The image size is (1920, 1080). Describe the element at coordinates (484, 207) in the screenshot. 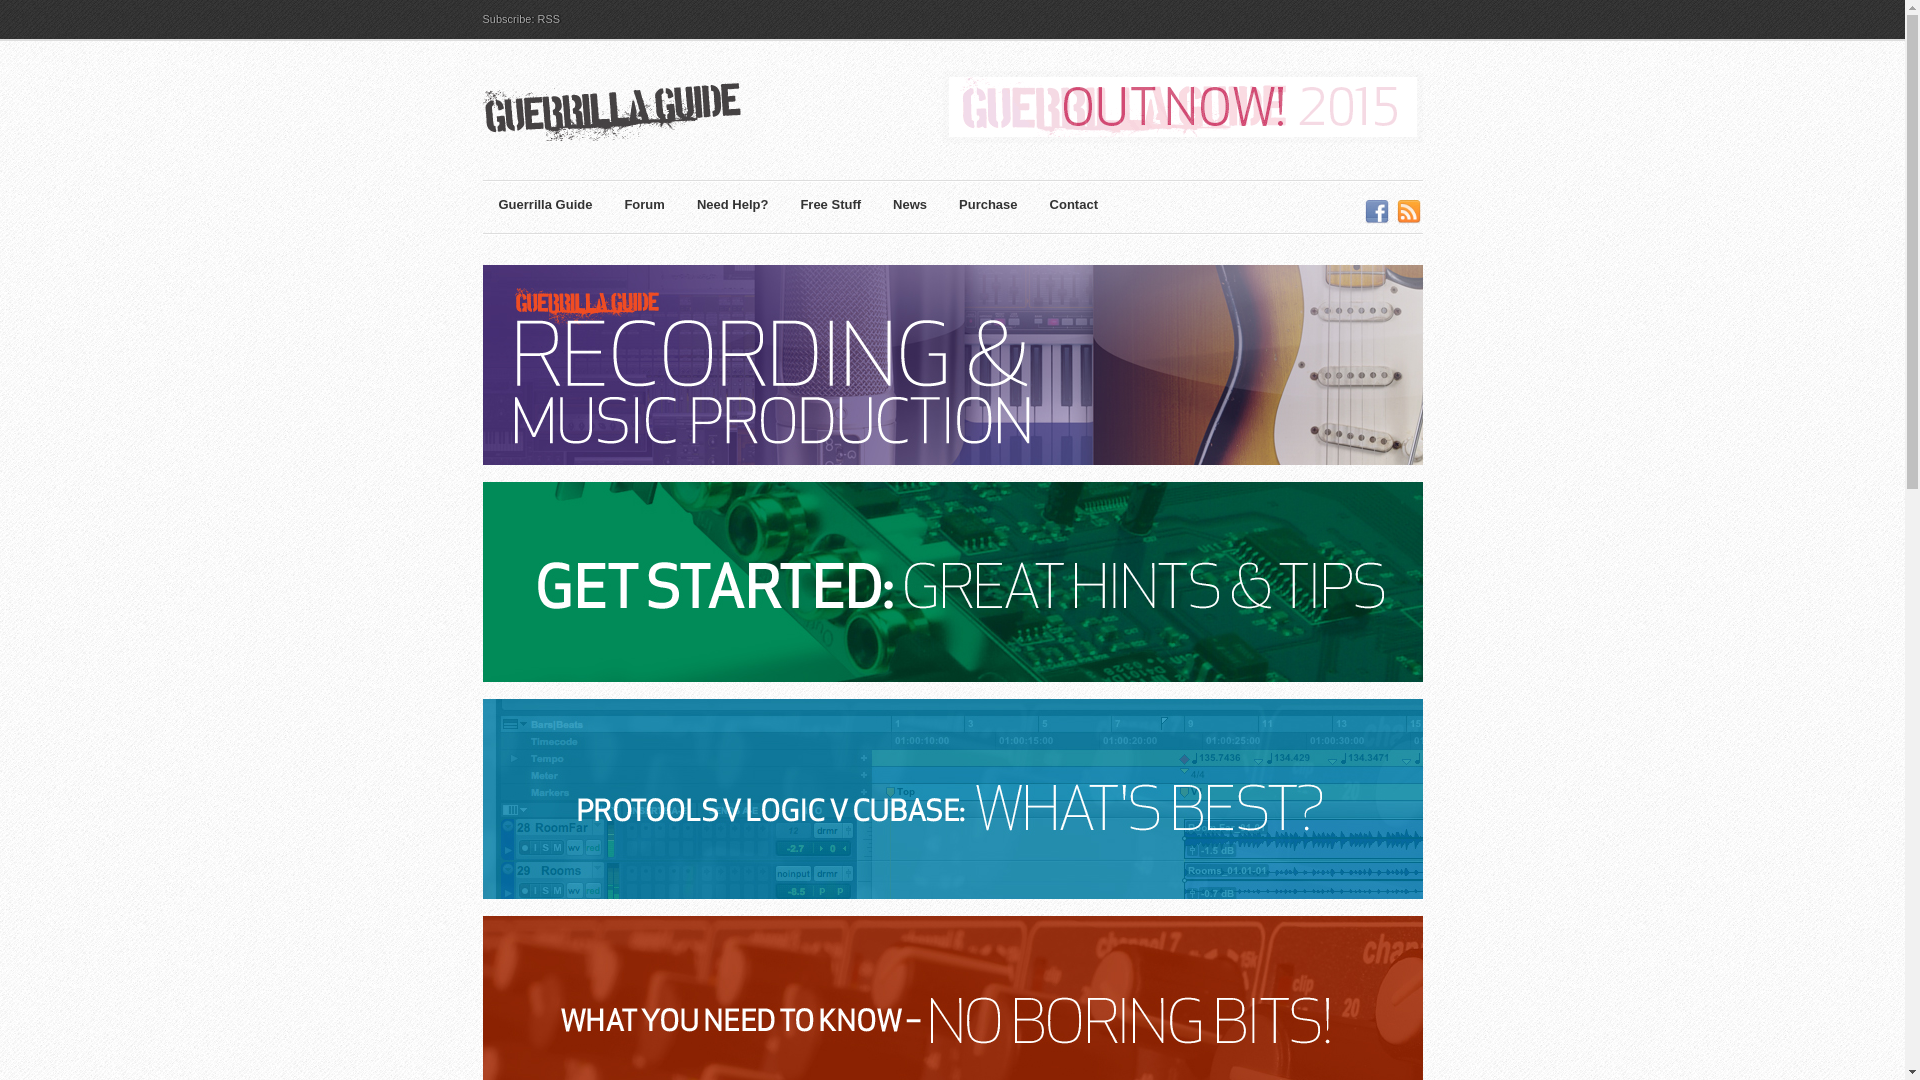

I see `'Guerrilla Guide'` at that location.